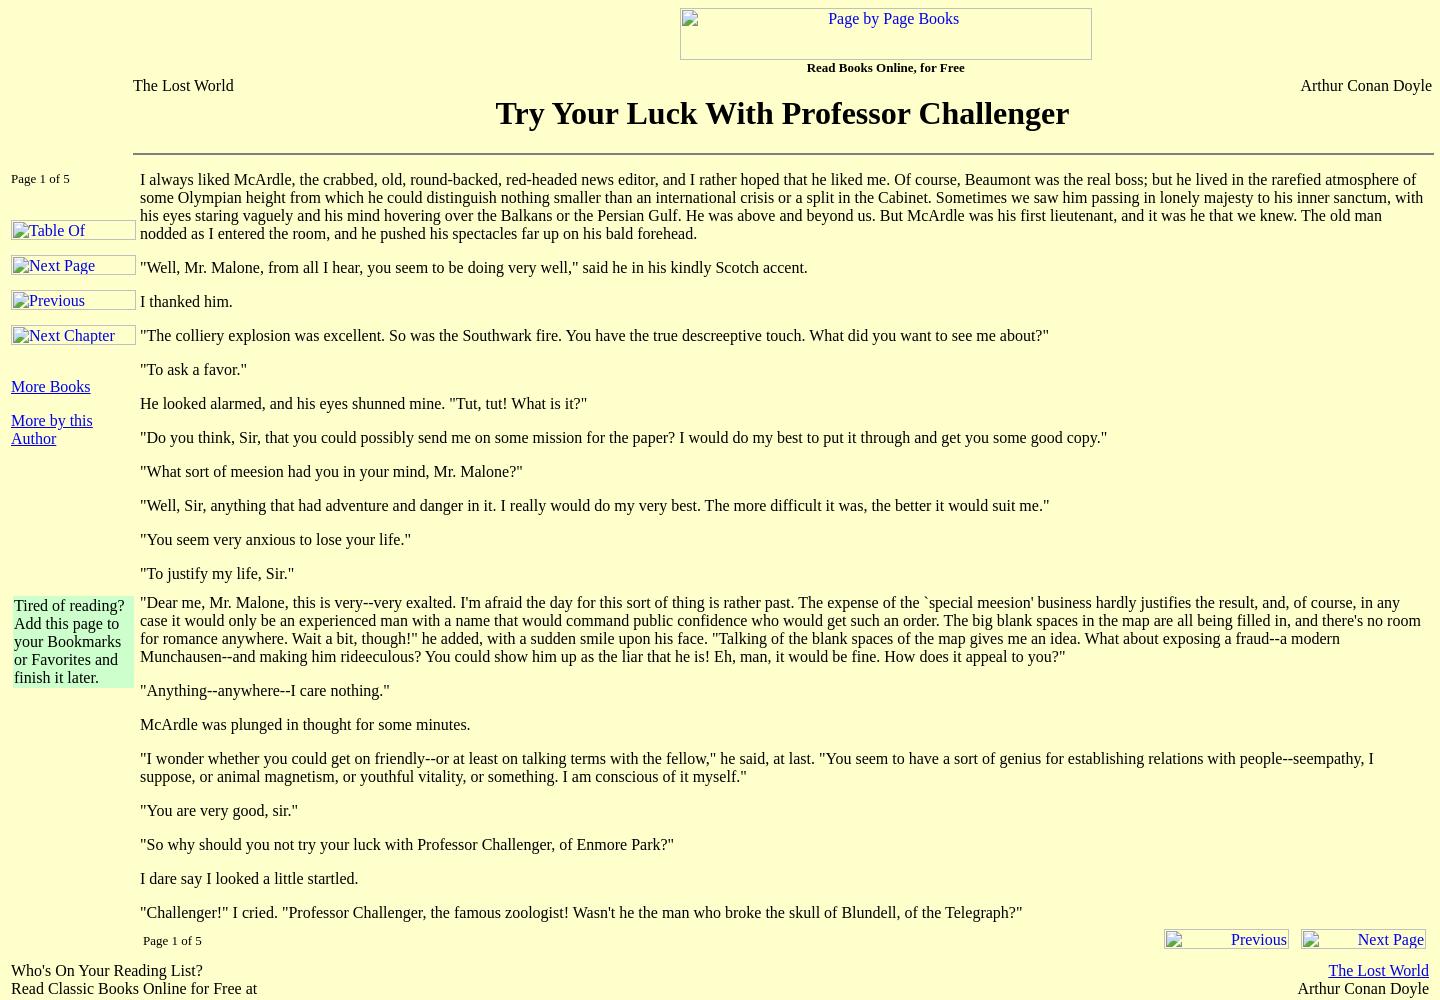  I want to click on '"The colliery explosion was excellent.  So was the Southwark fire. 
You have the true descreeptive touch.  What did you want to see
me about?"', so click(594, 334).